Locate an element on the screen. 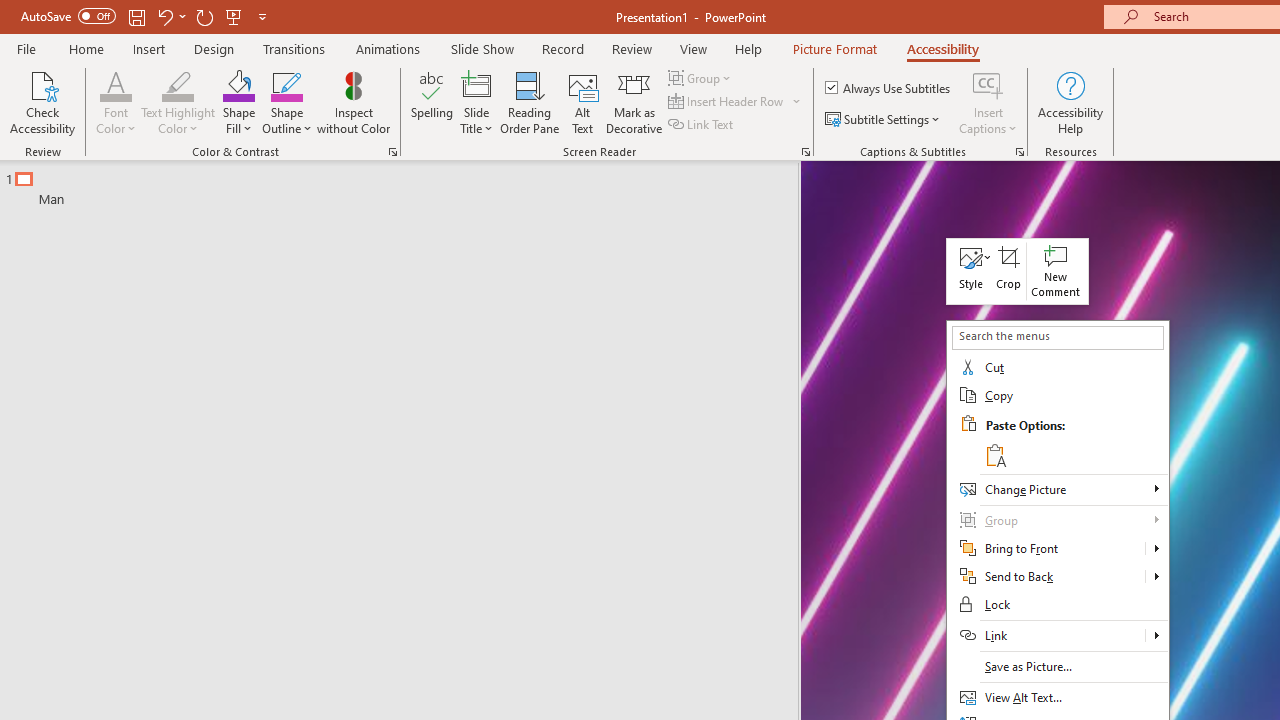 The width and height of the screenshot is (1280, 720). 'Captions & Subtitles' is located at coordinates (1020, 150).